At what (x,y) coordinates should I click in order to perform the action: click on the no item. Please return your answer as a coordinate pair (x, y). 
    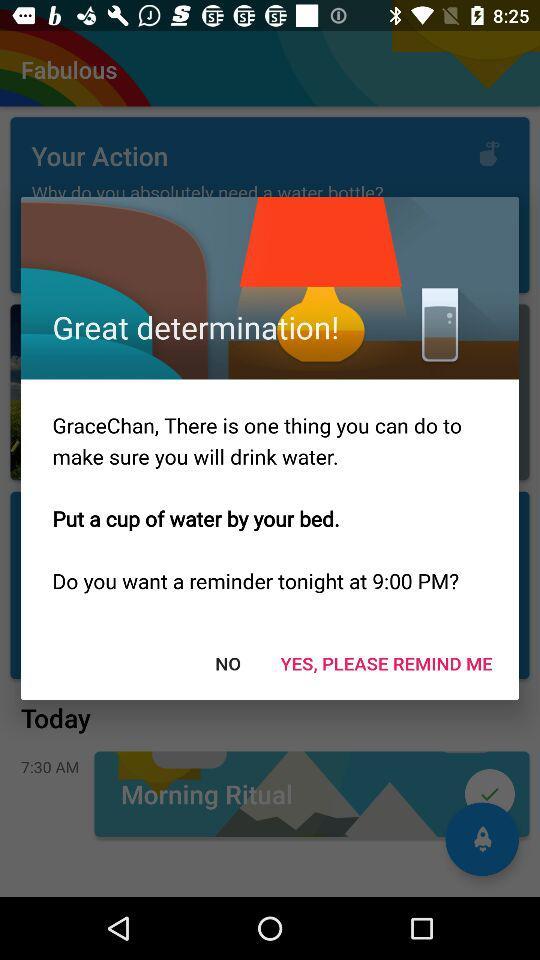
    Looking at the image, I should click on (226, 663).